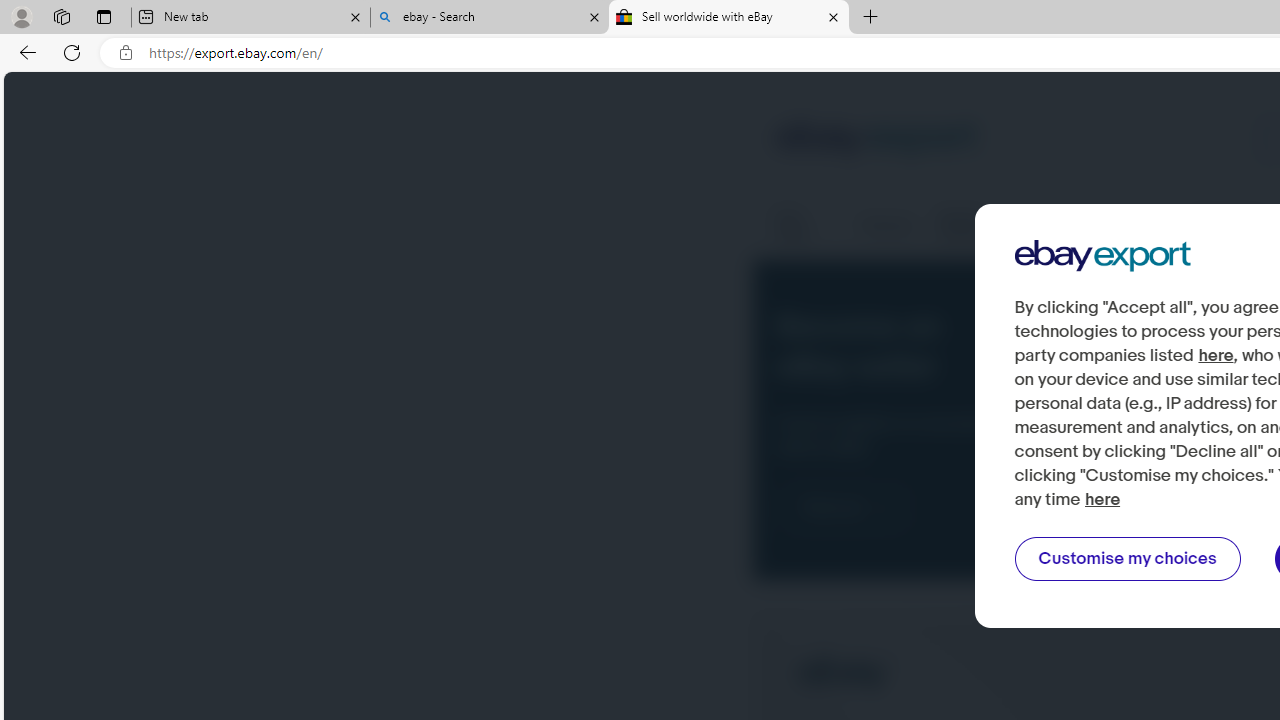 Image resolution: width=1280 pixels, height=720 pixels. Describe the element at coordinates (103, 16) in the screenshot. I see `'Tab actions menu'` at that location.